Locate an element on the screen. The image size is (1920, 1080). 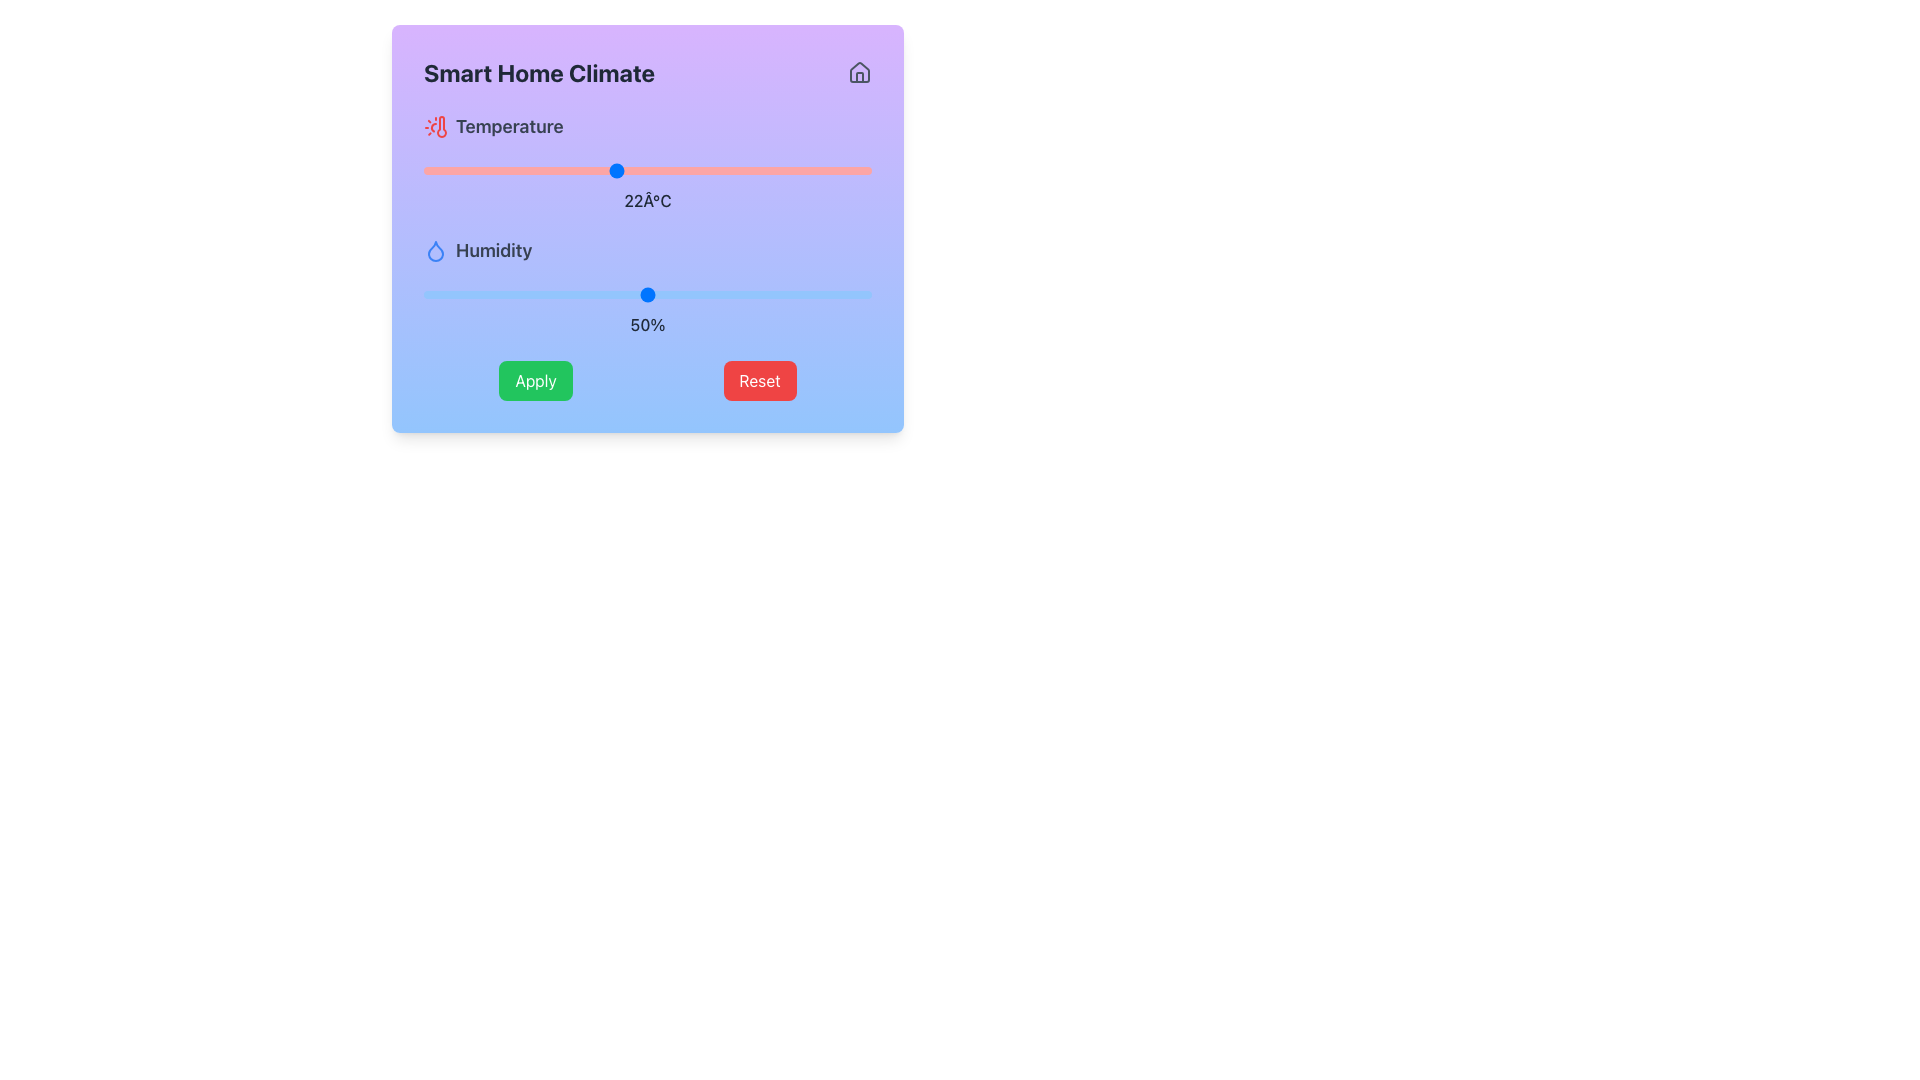
temperature is located at coordinates (552, 169).